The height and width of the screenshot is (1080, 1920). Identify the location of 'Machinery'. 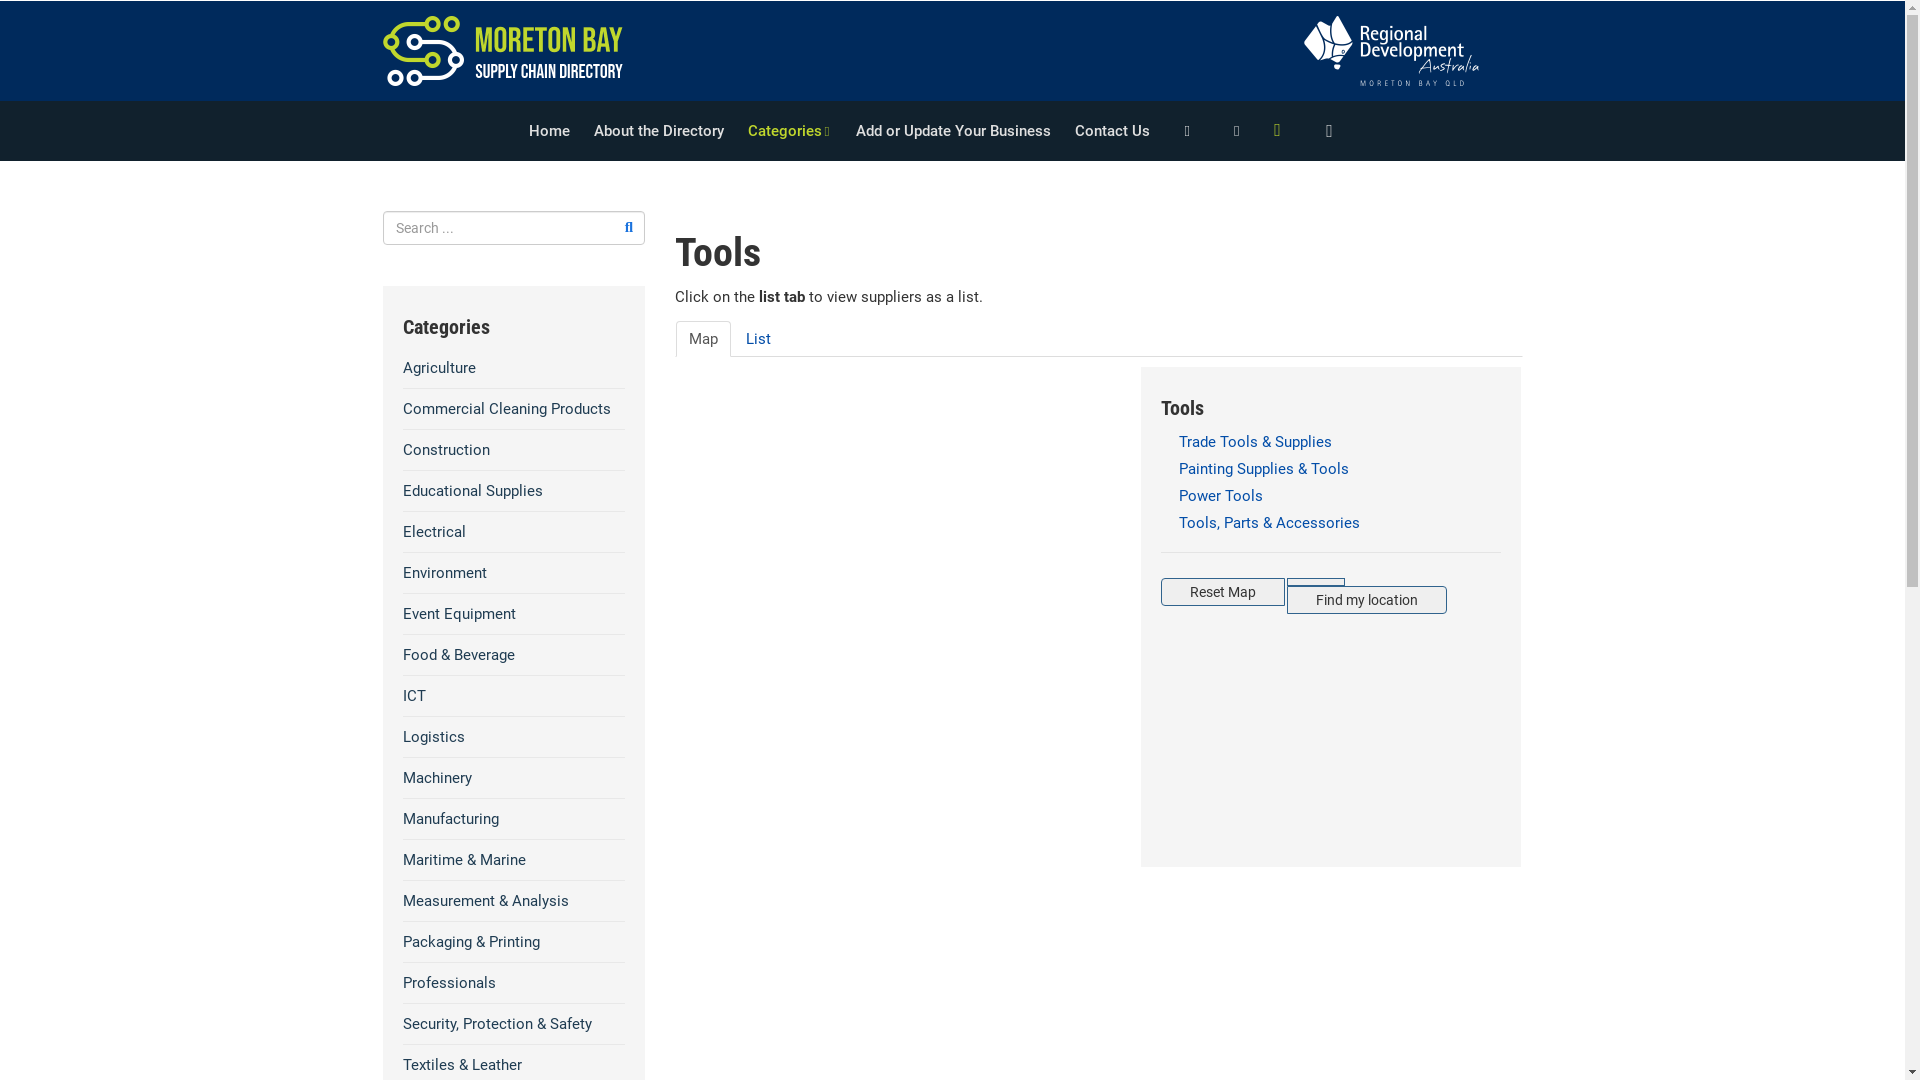
(513, 777).